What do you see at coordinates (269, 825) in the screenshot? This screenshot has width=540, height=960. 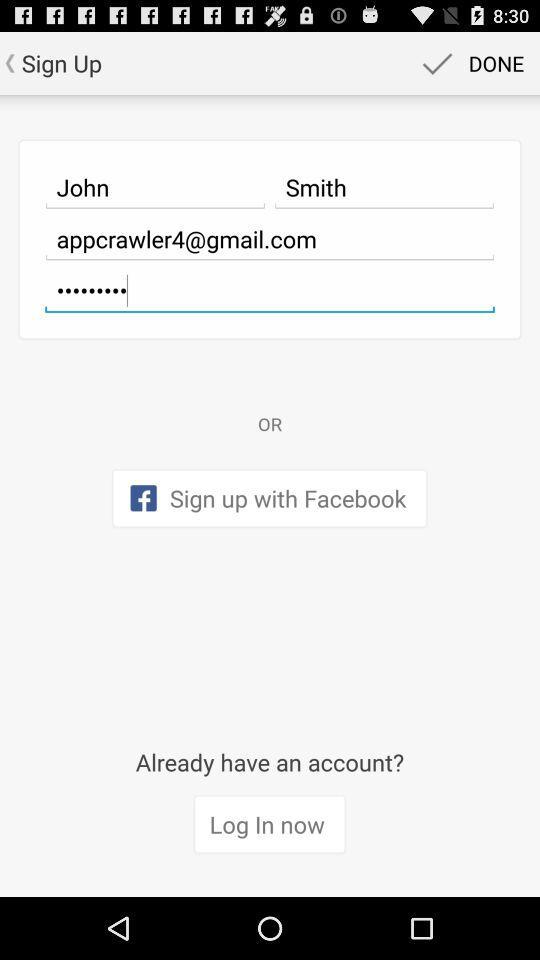 I see `the log in now icon` at bounding box center [269, 825].